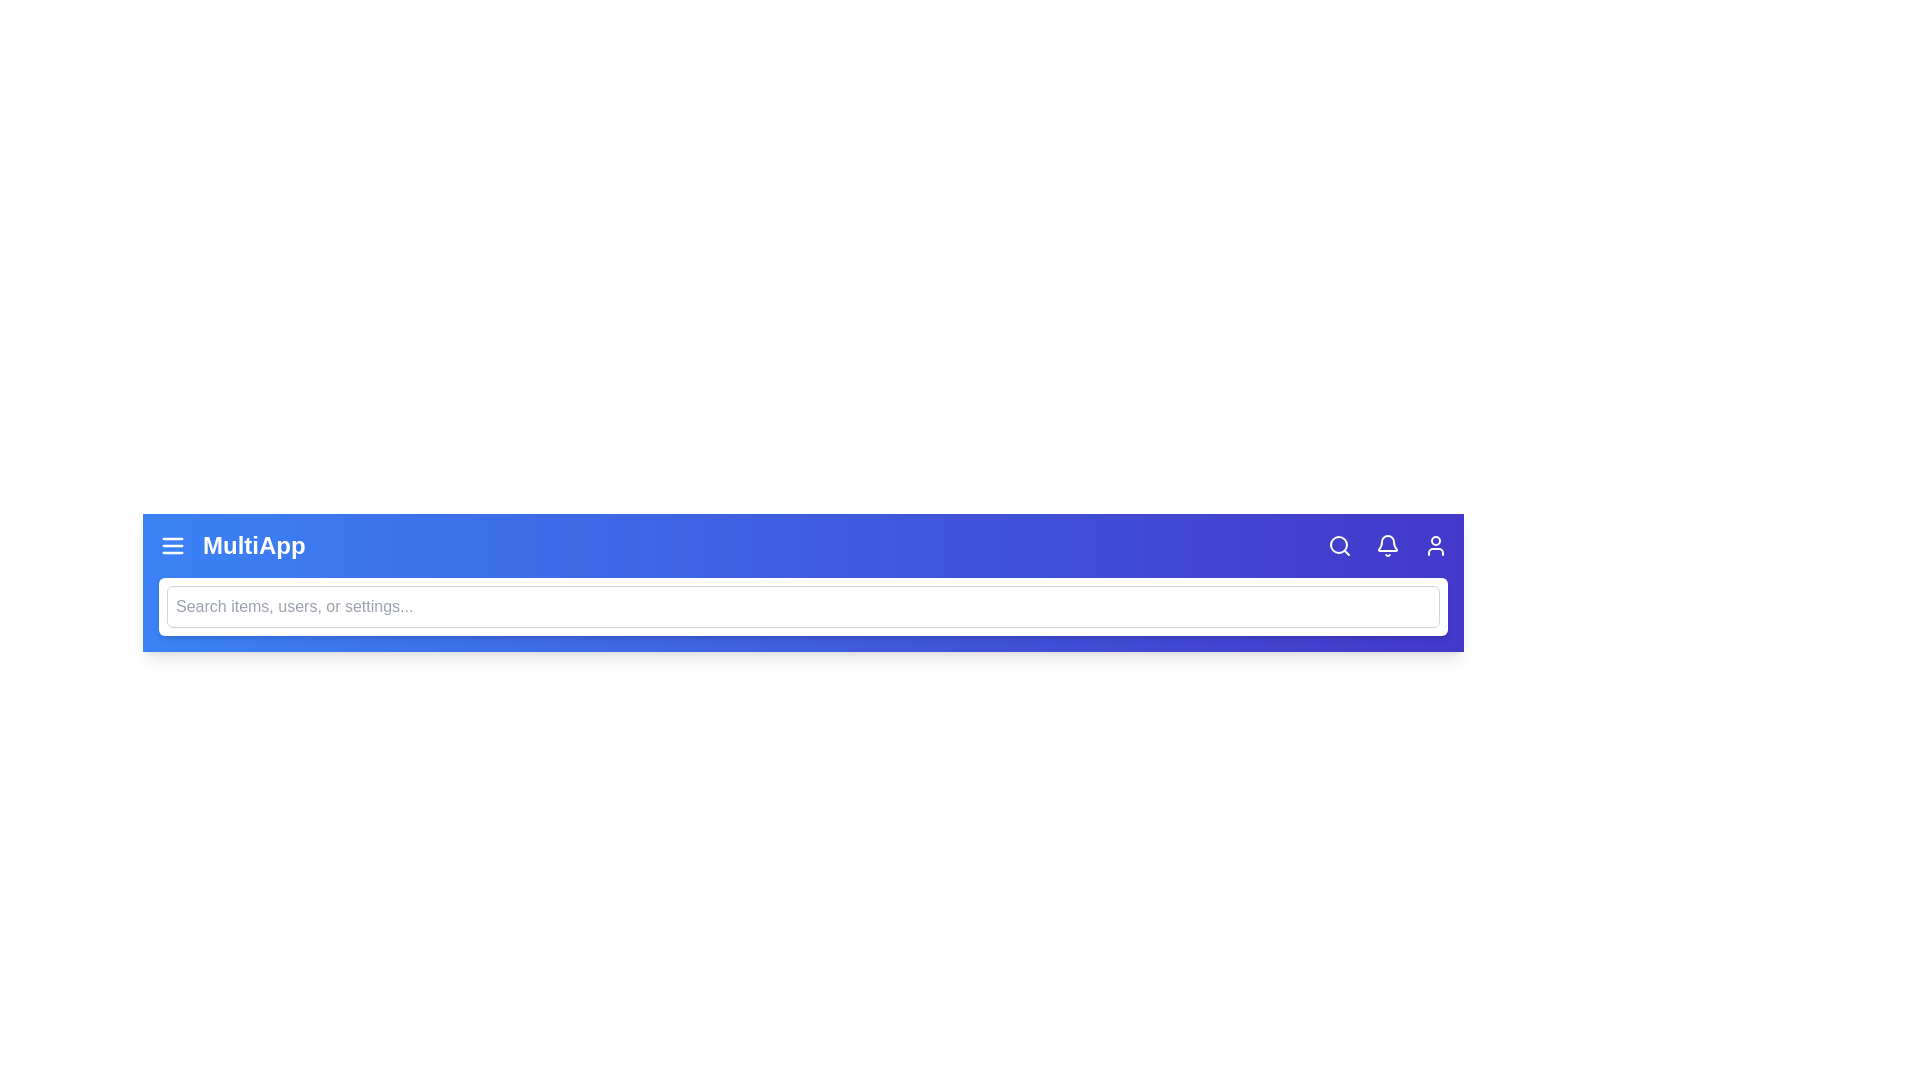 This screenshot has height=1080, width=1920. I want to click on the notification bell icon, so click(1386, 546).